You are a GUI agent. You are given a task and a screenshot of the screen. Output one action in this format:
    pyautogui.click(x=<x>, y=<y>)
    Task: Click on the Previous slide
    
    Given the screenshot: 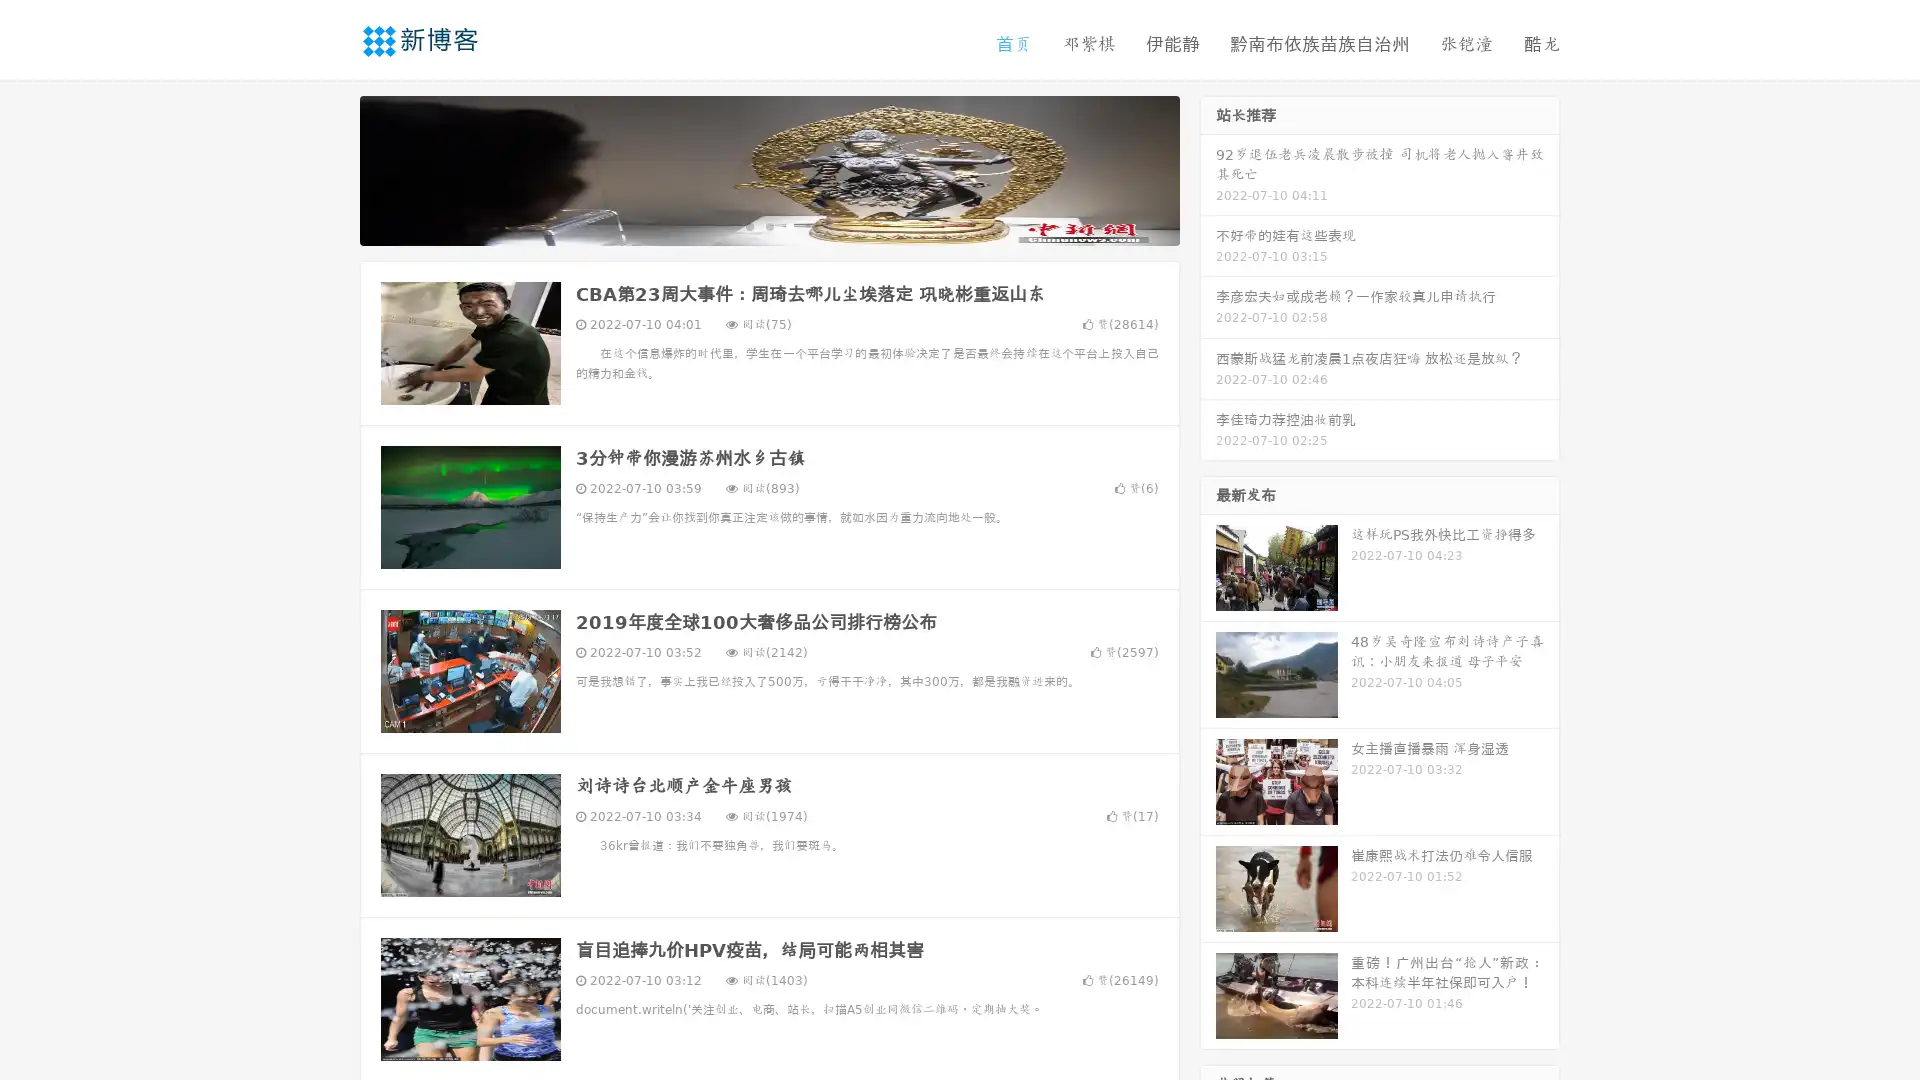 What is the action you would take?
    pyautogui.click(x=330, y=168)
    